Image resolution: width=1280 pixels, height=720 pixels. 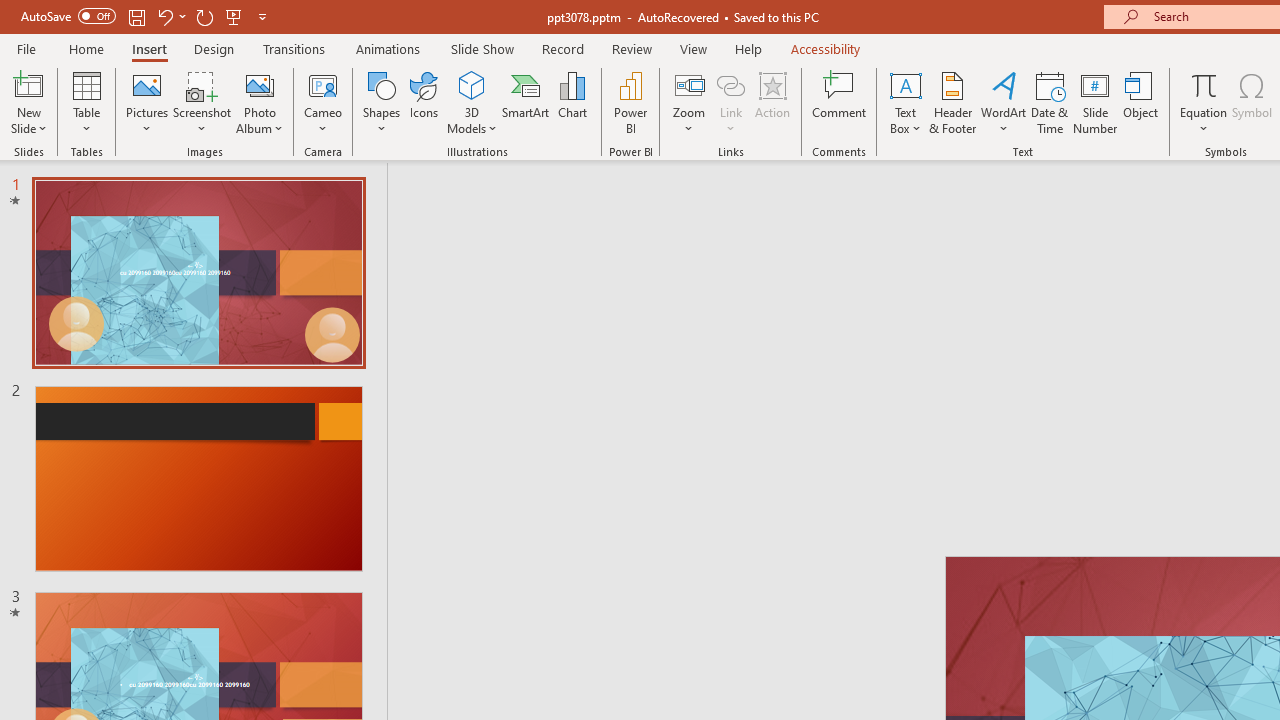 I want to click on 'Object...', so click(x=1141, y=103).